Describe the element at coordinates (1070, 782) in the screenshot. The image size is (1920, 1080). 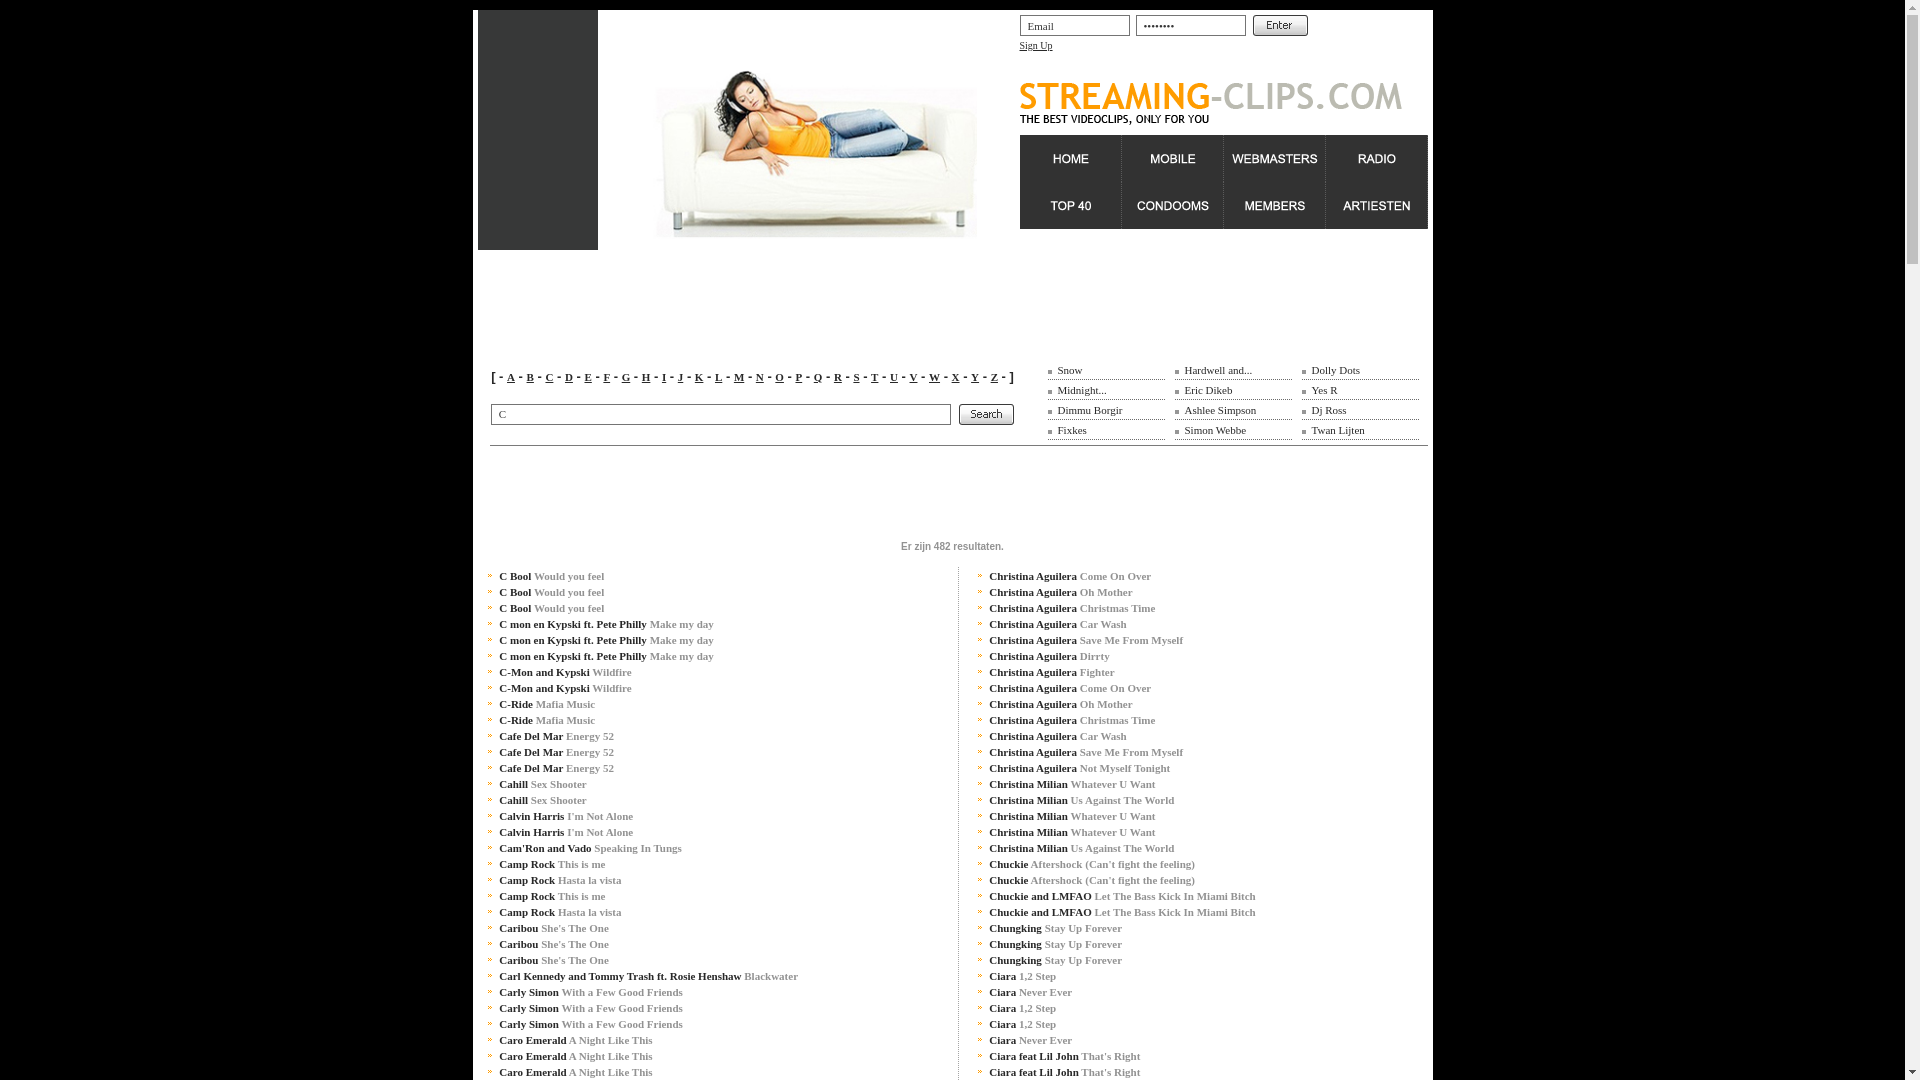
I see `'Christina Milian Whatever U Want'` at that location.